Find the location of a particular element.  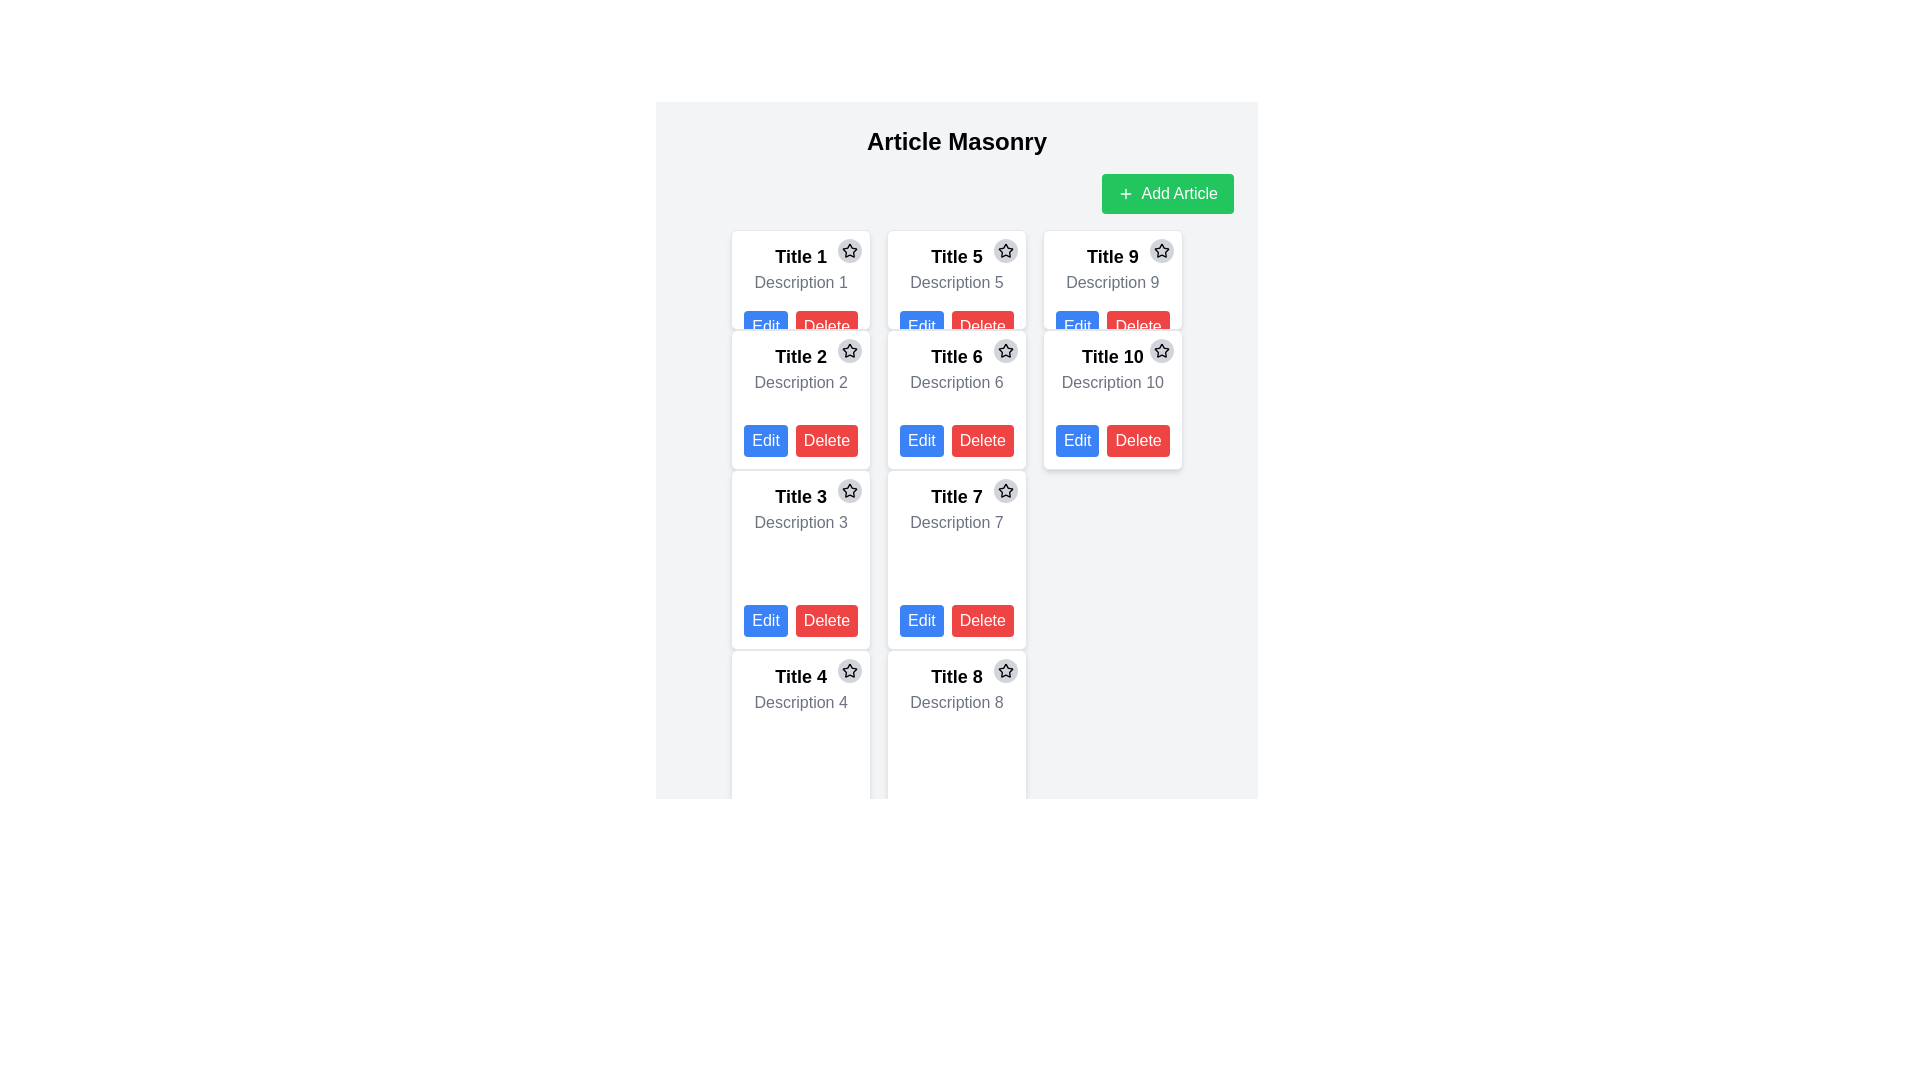

the star-shaped icon with a gray background and black outline located in the upper right corner of the 'Title 9' card is located at coordinates (1161, 249).